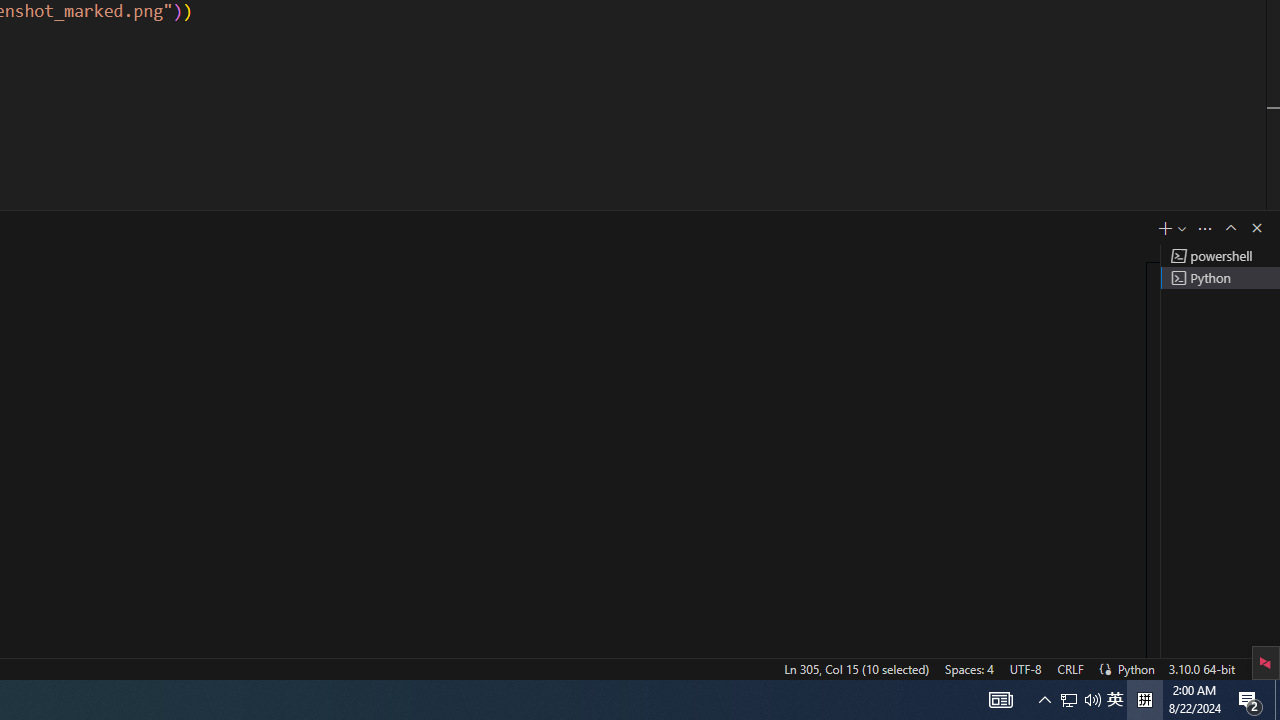  Describe the element at coordinates (1229, 226) in the screenshot. I see `'Maximize Panel Size'` at that location.